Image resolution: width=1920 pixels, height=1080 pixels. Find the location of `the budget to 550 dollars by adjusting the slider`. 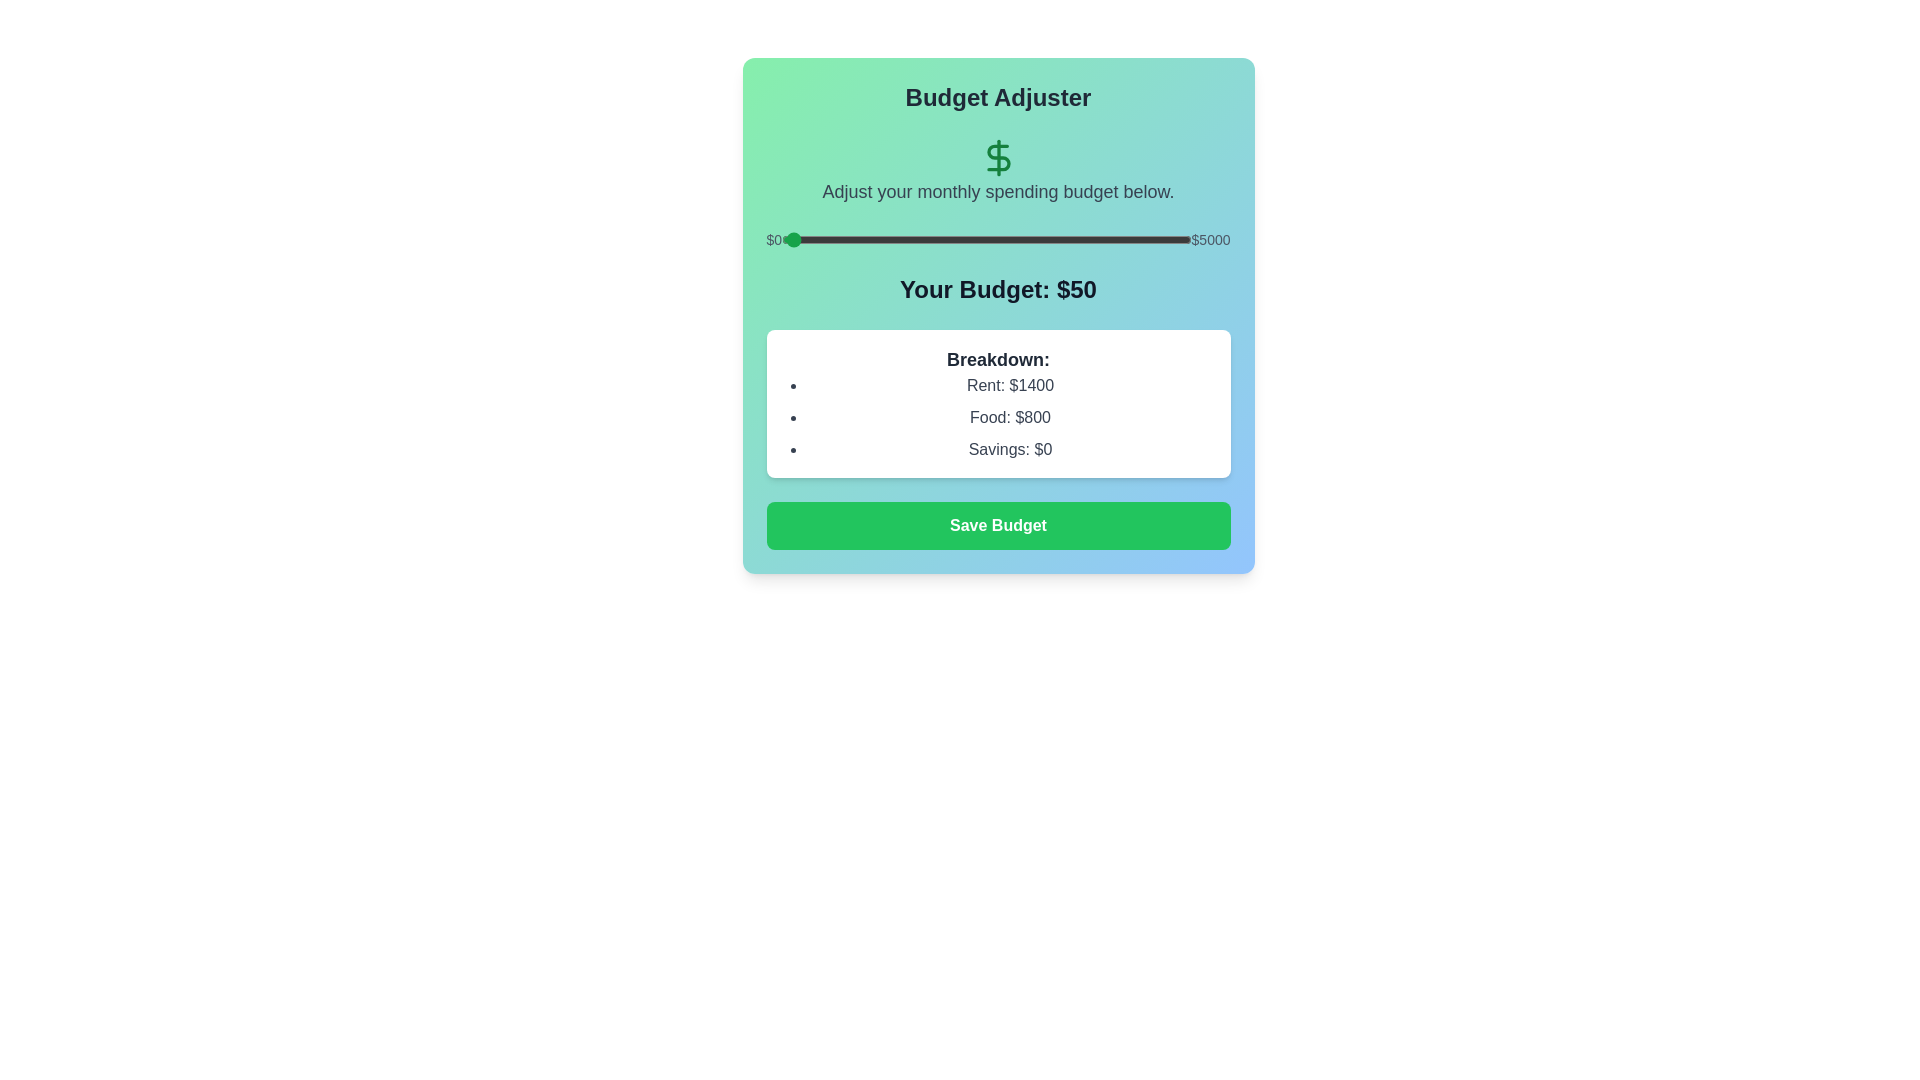

the budget to 550 dollars by adjusting the slider is located at coordinates (827, 238).